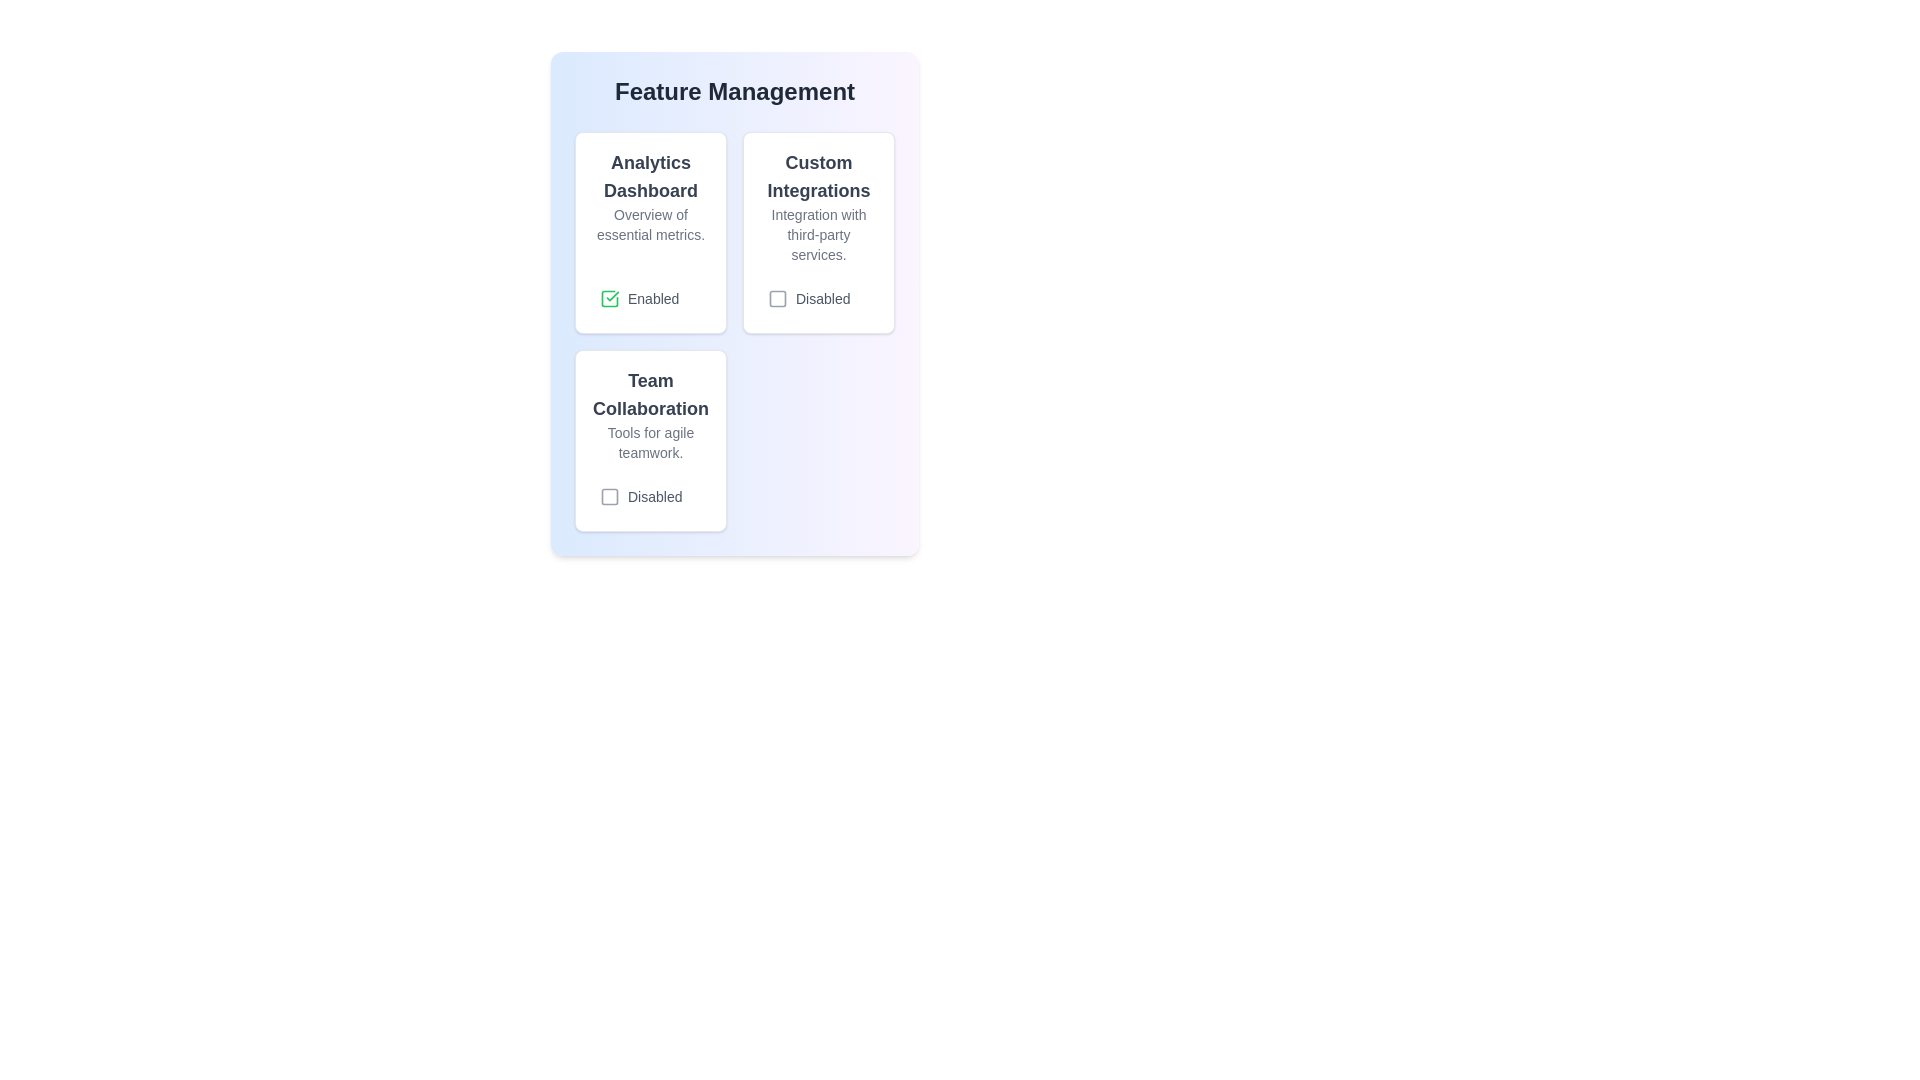 This screenshot has height=1080, width=1920. I want to click on the checkbox indicating the state of the 'Disabled' label in the 'Team Collaboration' section, so click(608, 496).